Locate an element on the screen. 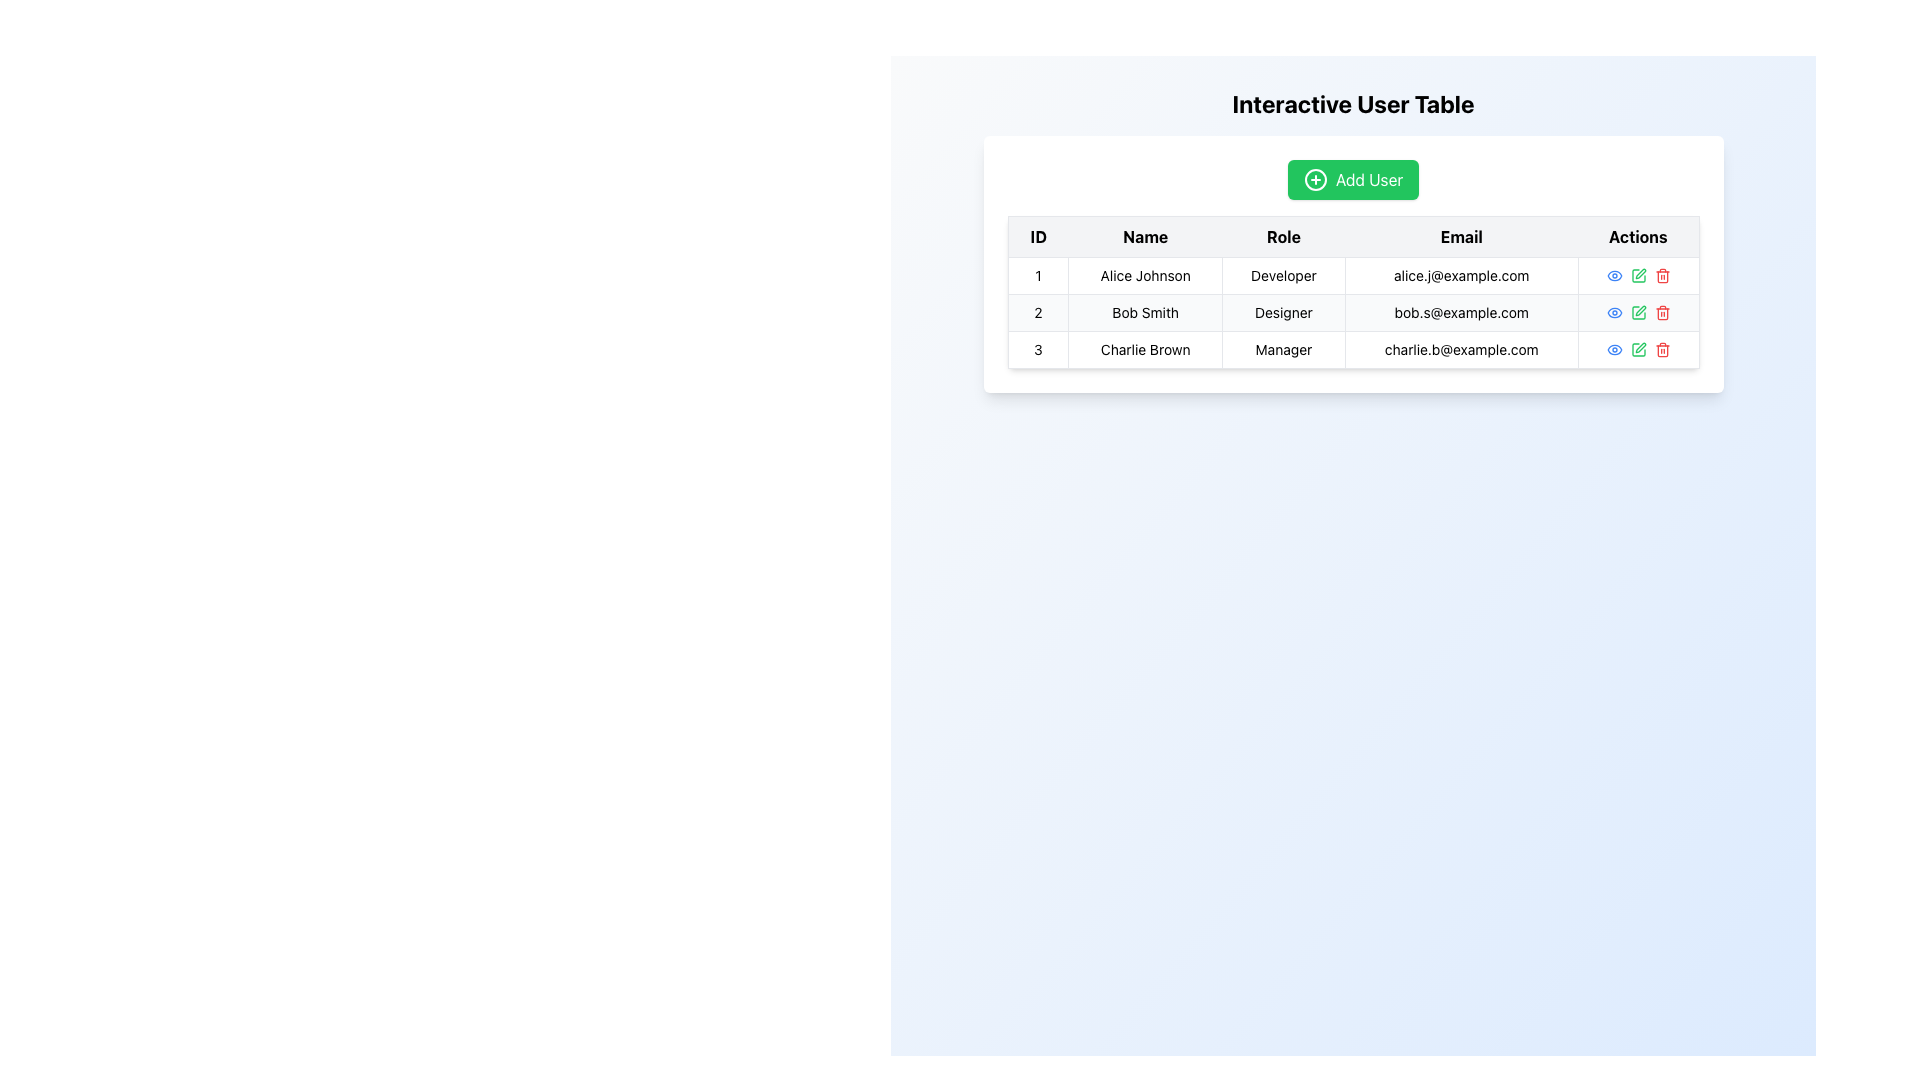  the user ID text element located in the first column of the first row of the 'Interactive User Table' is located at coordinates (1038, 276).